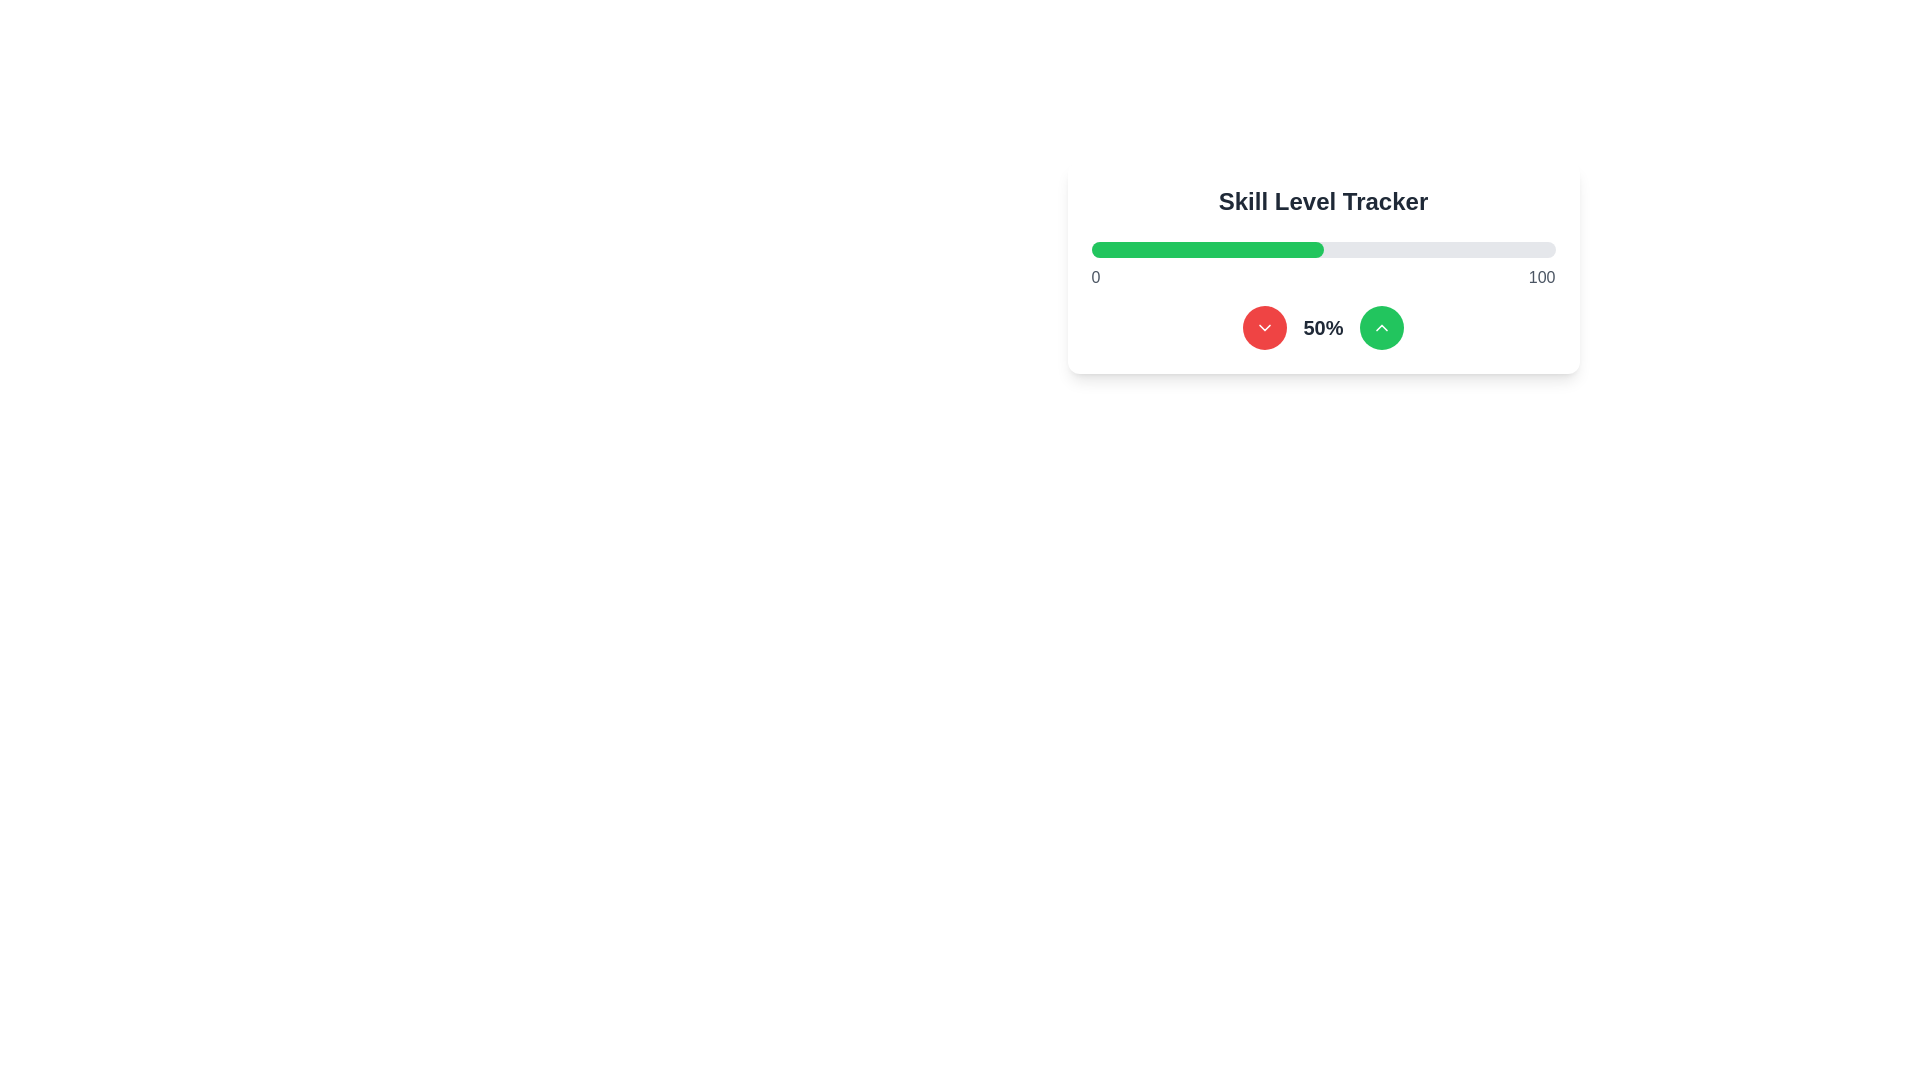 This screenshot has width=1920, height=1080. I want to click on the text display that shows '50%' in bold, large, dark gray font, located between a red button on the left and a green button on the right, so click(1323, 326).